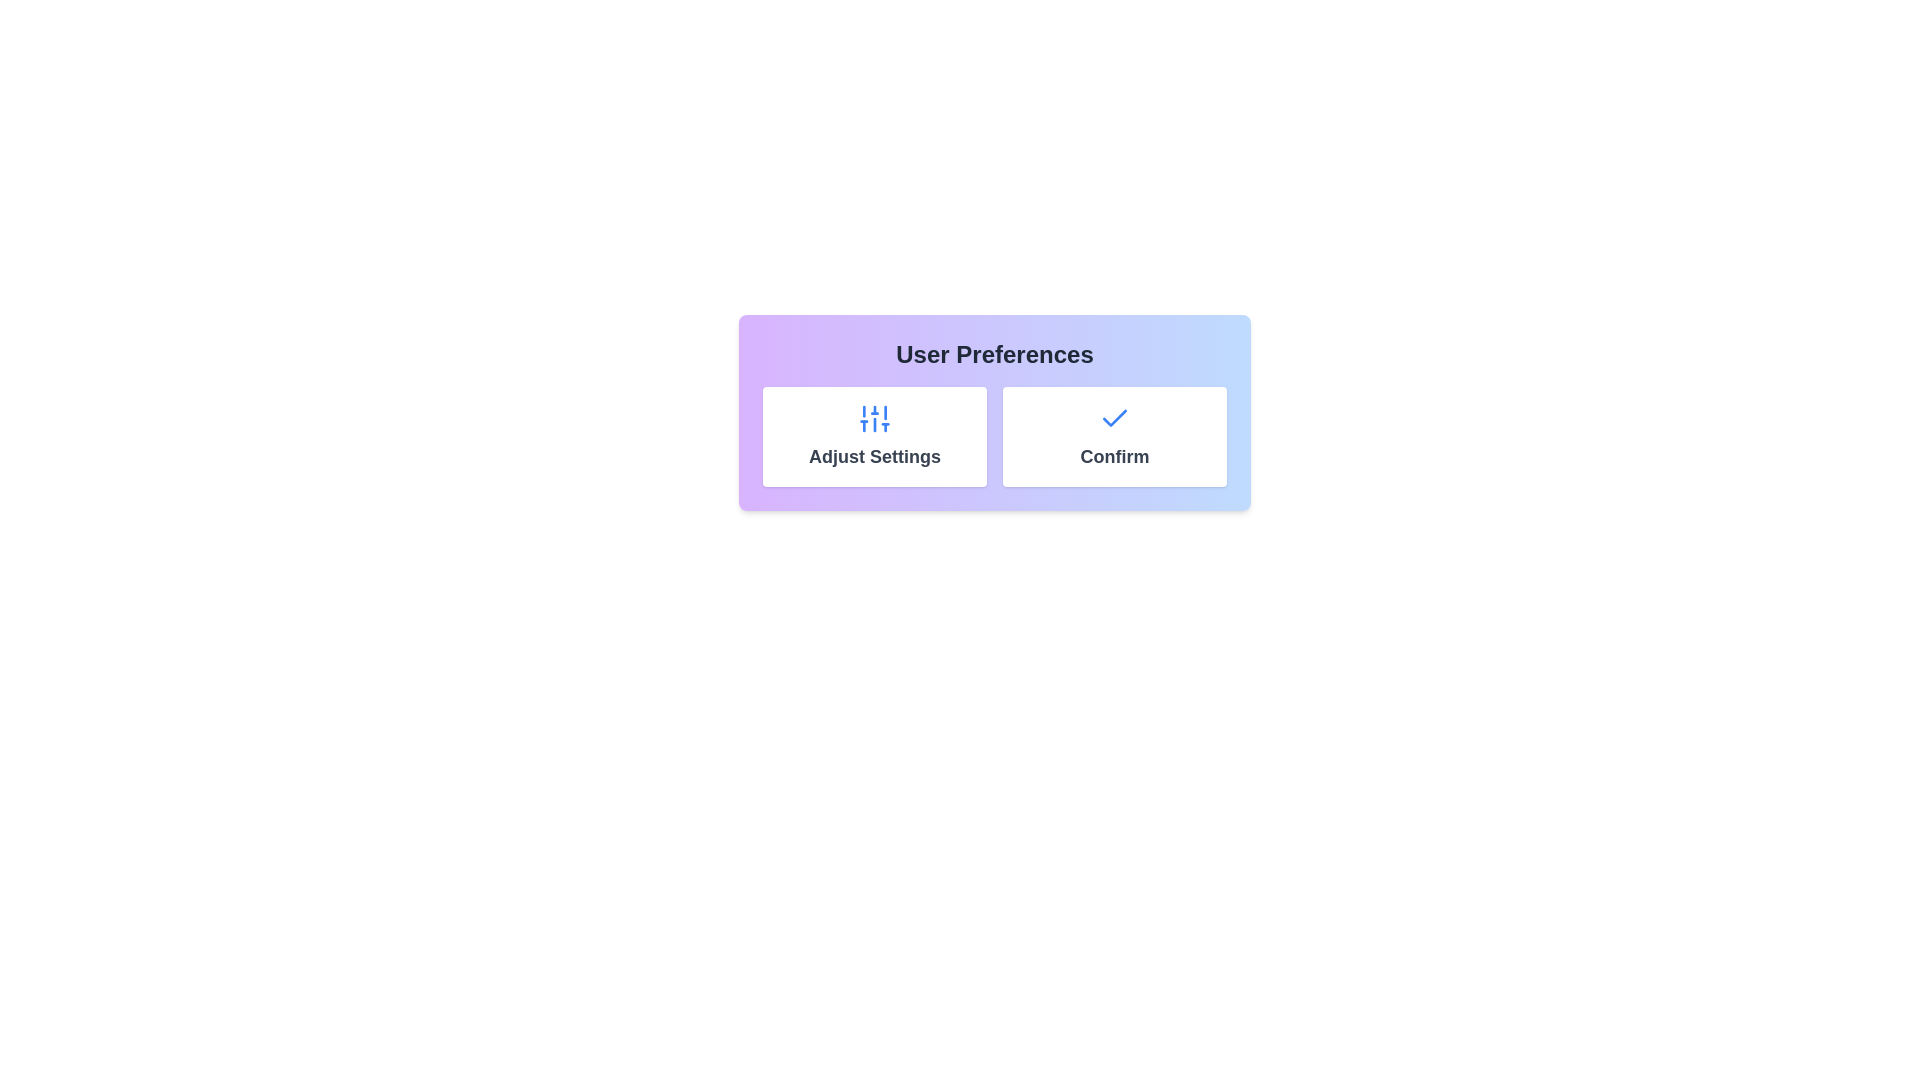  Describe the element at coordinates (1113, 456) in the screenshot. I see `the 'Confirm' text label, which is a bold, large, gray-colored label located at the bottom center of a rectangular card with a white background` at that location.